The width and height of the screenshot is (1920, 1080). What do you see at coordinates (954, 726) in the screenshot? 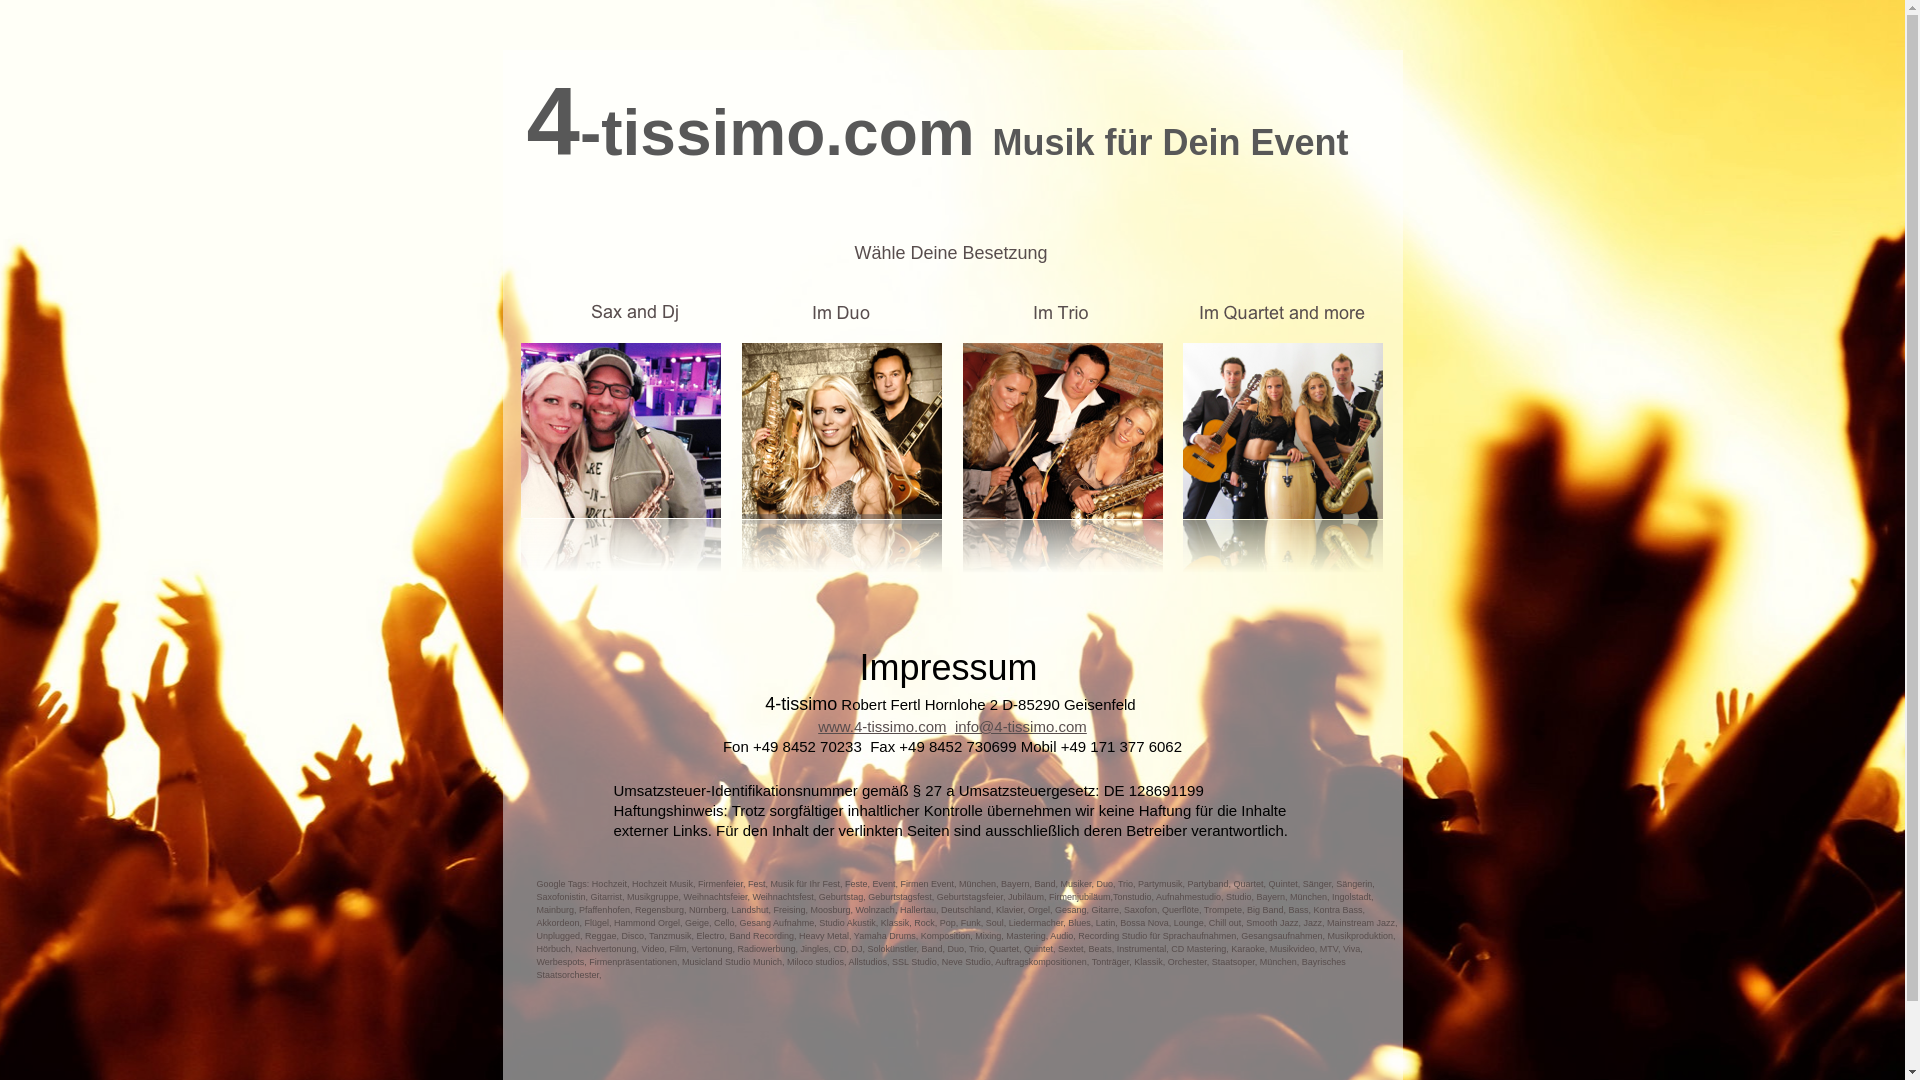
I see `'info@4-tissimo.com'` at bounding box center [954, 726].